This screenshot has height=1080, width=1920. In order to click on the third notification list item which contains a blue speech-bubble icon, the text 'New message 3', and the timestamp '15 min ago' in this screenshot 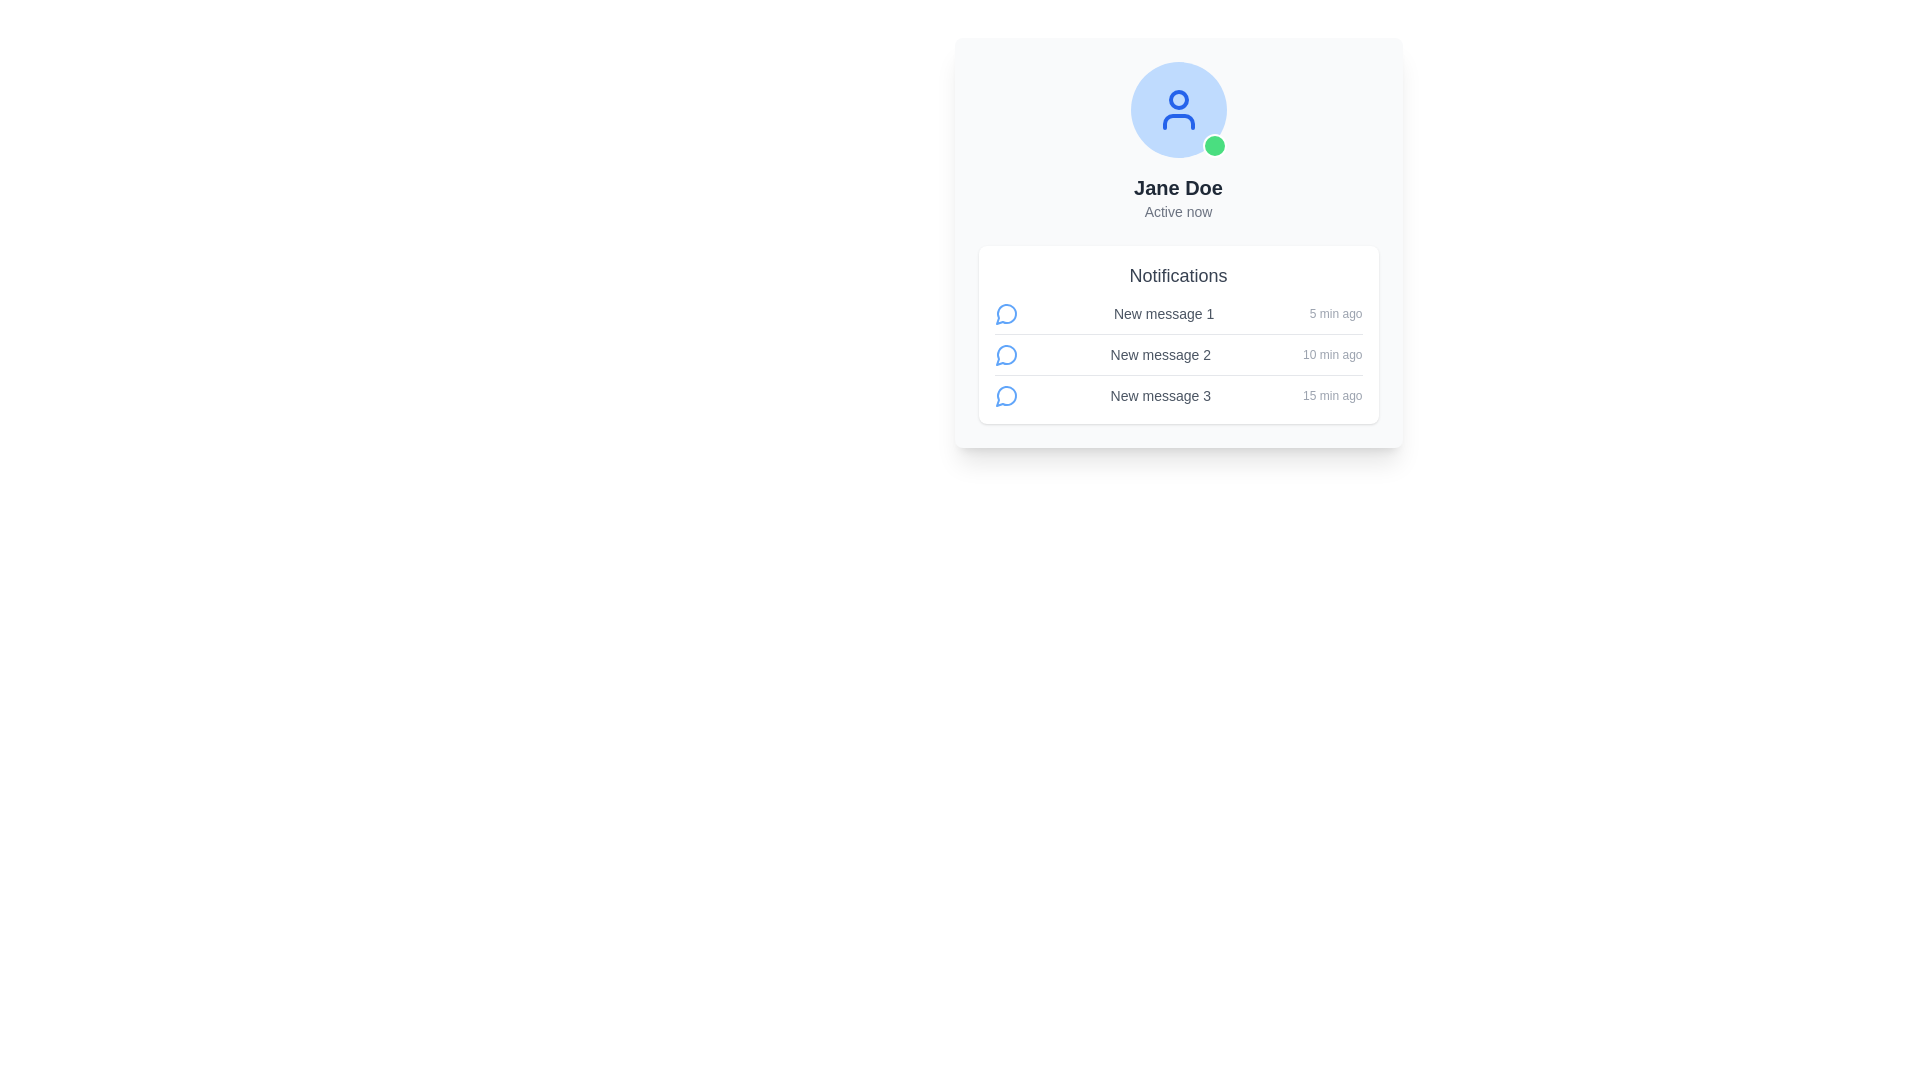, I will do `click(1178, 396)`.